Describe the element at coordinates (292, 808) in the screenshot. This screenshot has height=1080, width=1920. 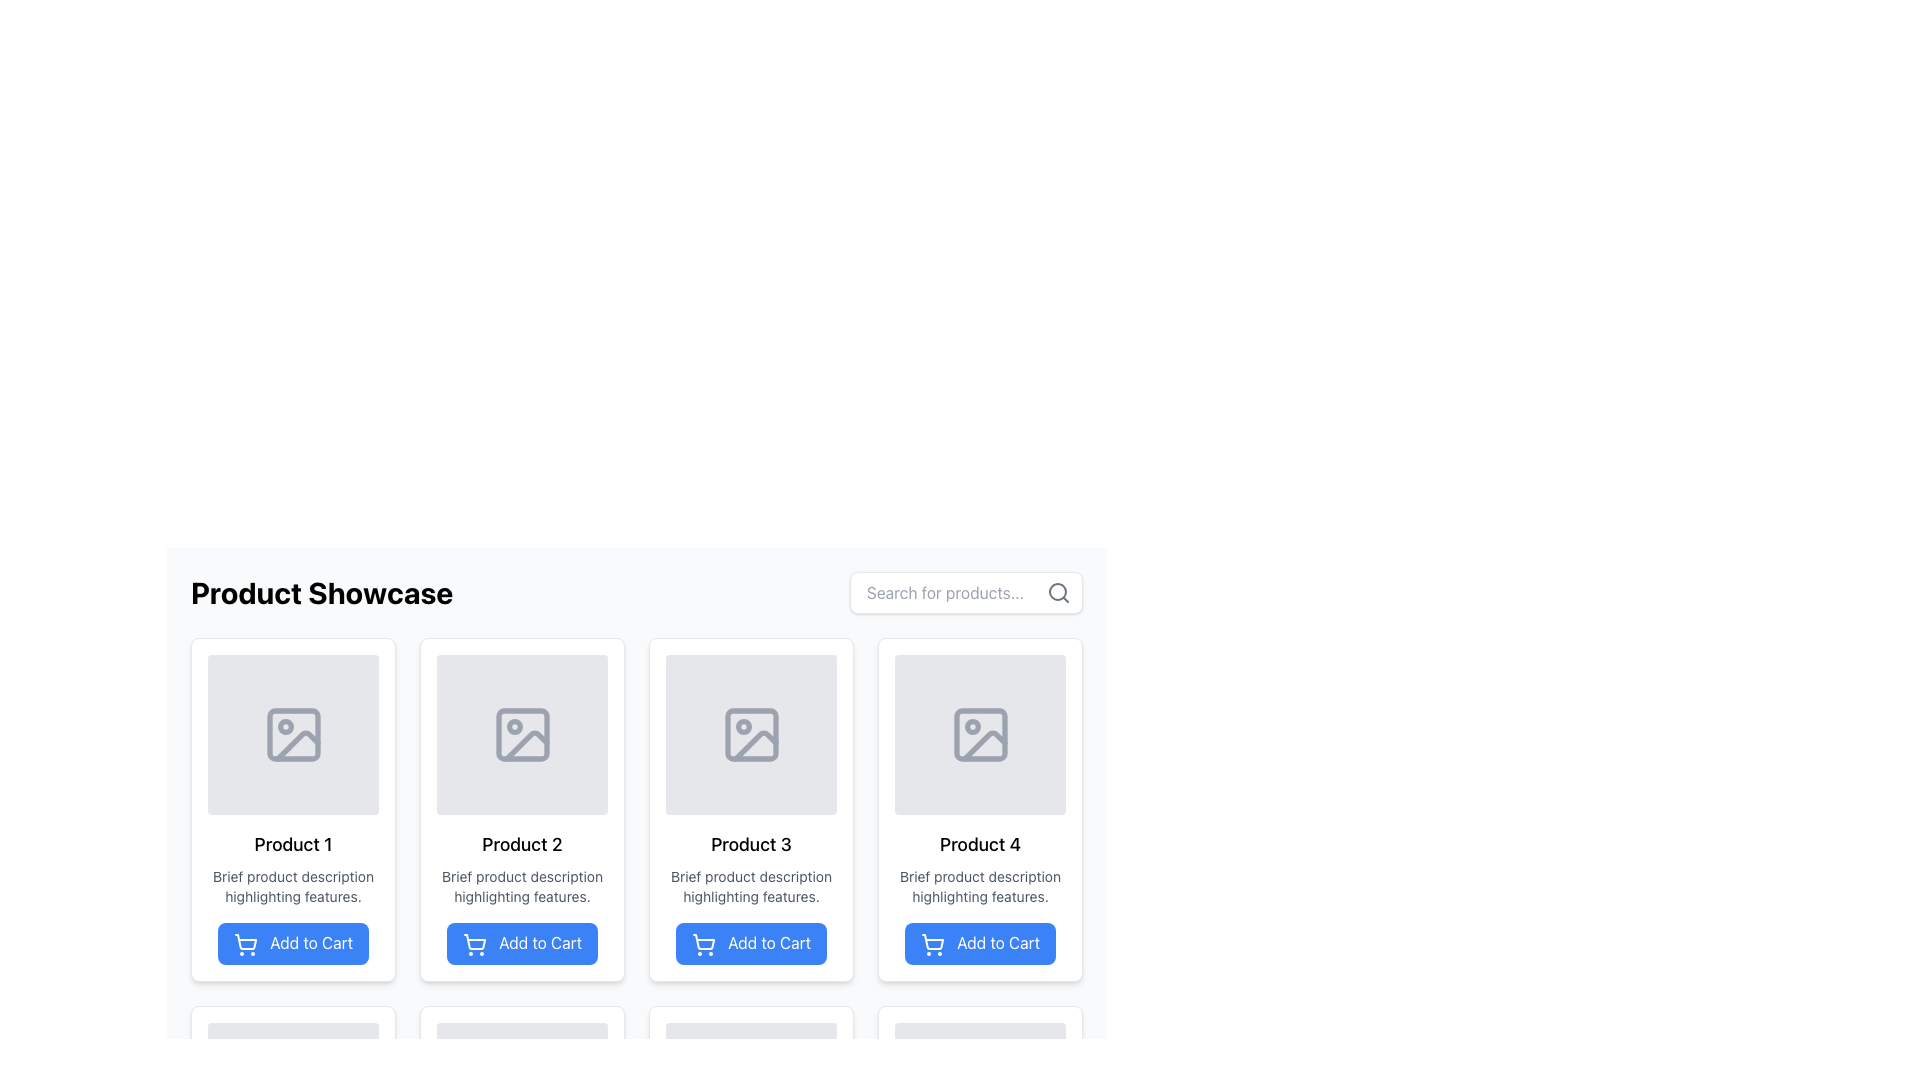
I see `the placeholder icon of the product card located at the top-left corner of the grid layout for additional visuals` at that location.